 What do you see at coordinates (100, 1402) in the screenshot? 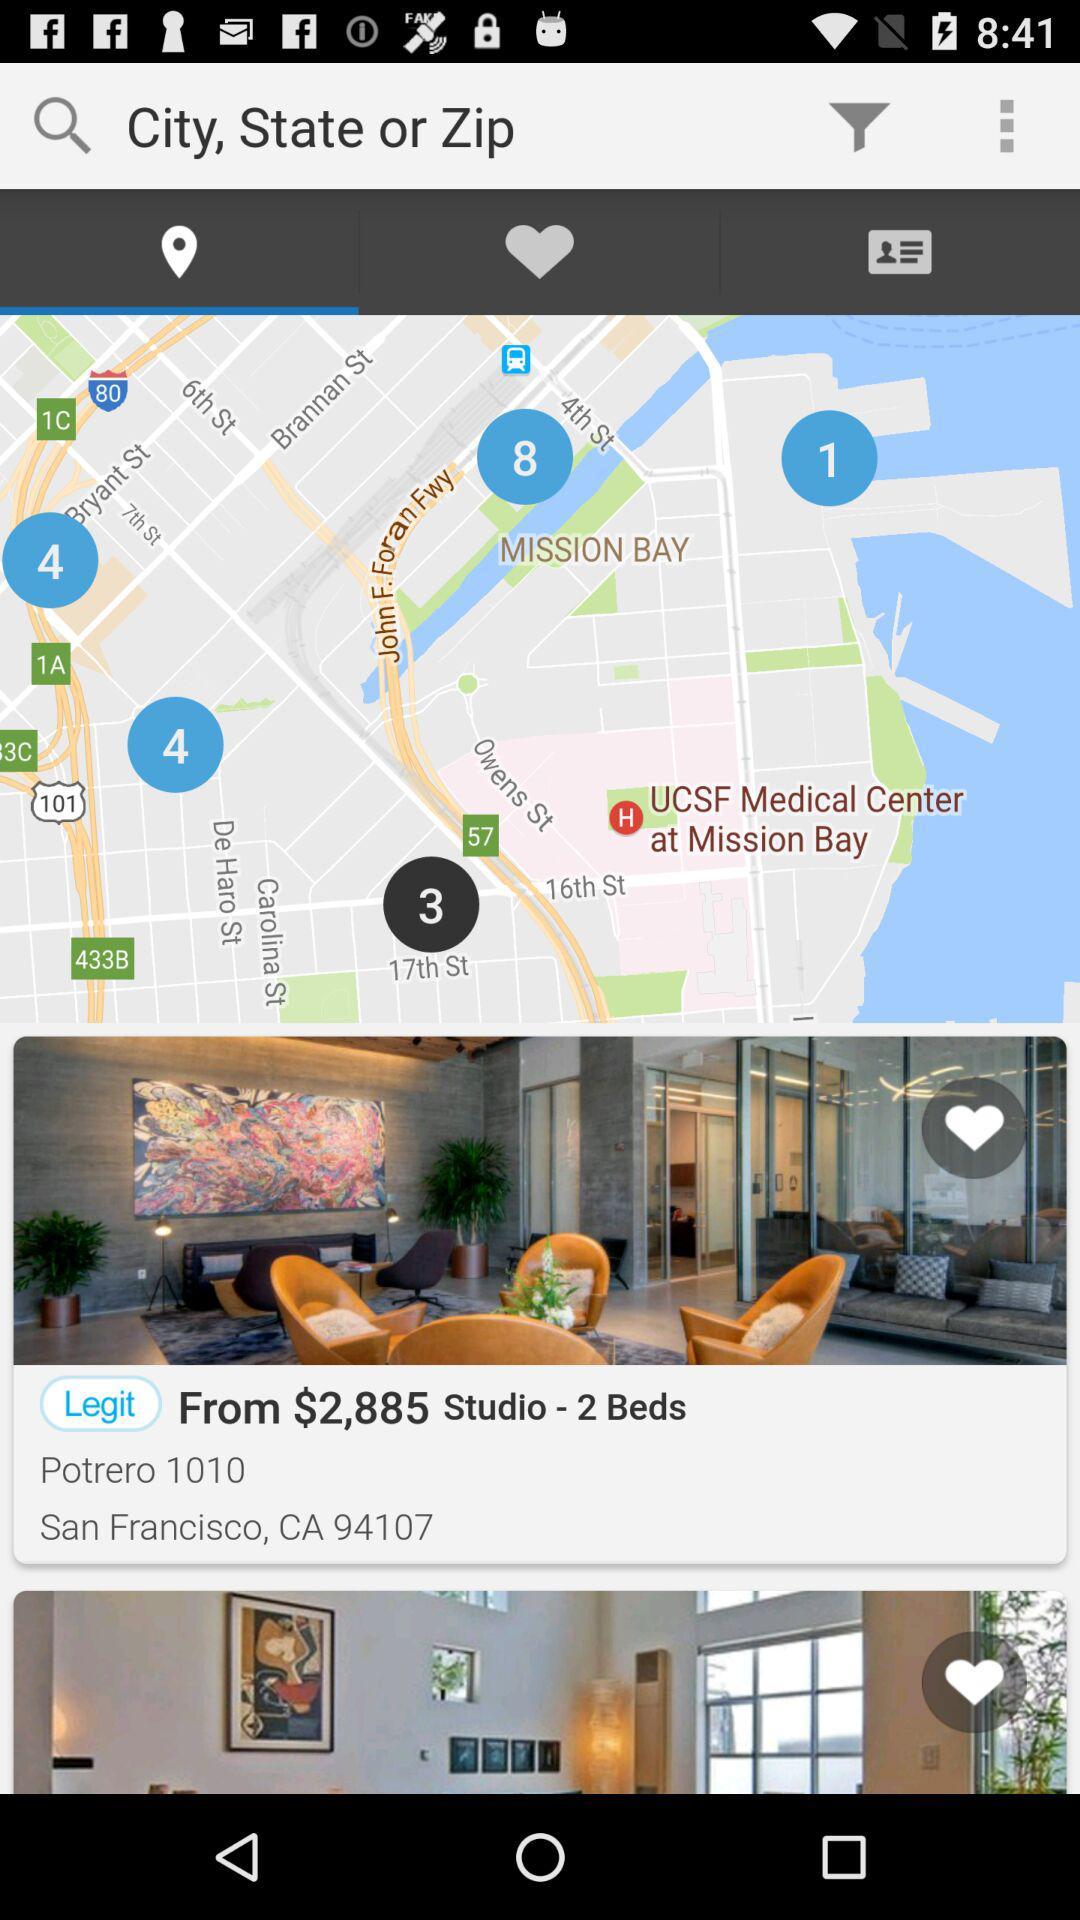
I see `the item next to the from $2,885 icon` at bounding box center [100, 1402].